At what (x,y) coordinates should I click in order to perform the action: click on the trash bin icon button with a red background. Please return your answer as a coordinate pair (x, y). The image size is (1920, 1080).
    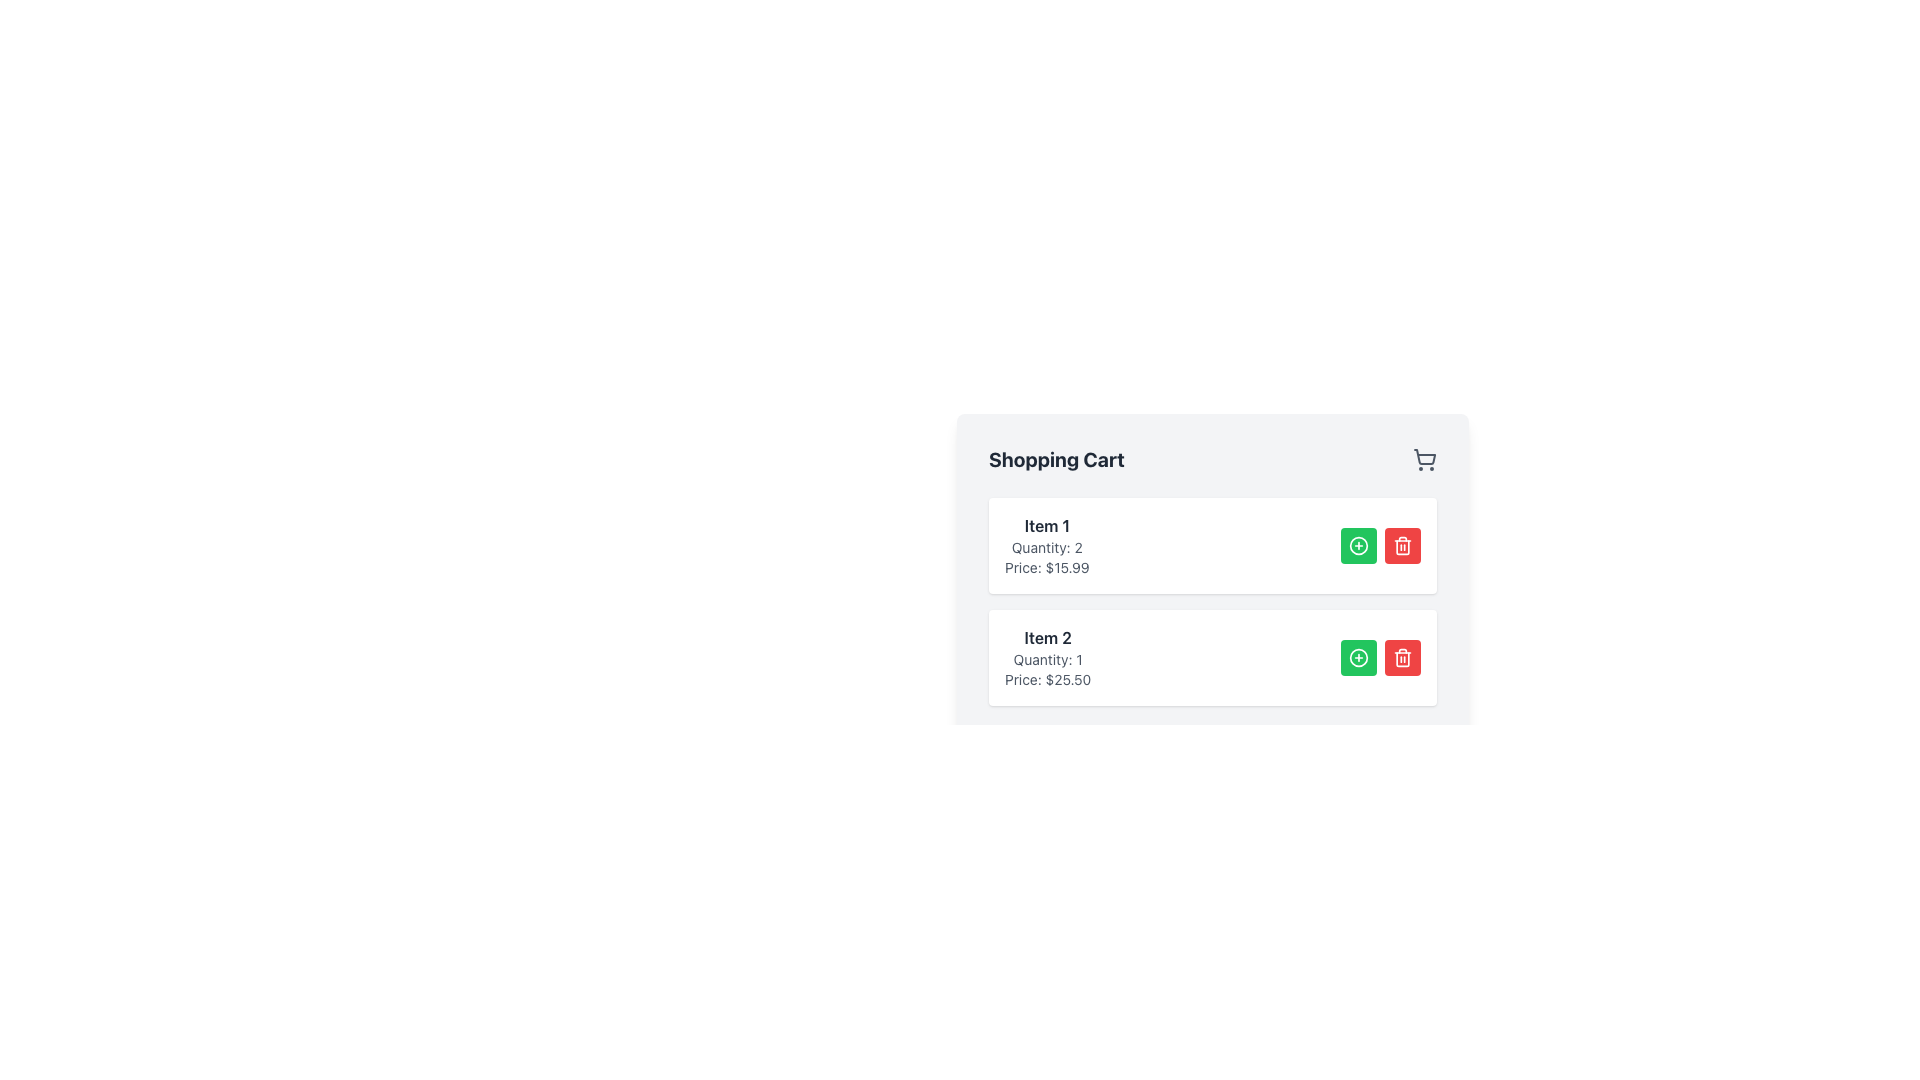
    Looking at the image, I should click on (1401, 658).